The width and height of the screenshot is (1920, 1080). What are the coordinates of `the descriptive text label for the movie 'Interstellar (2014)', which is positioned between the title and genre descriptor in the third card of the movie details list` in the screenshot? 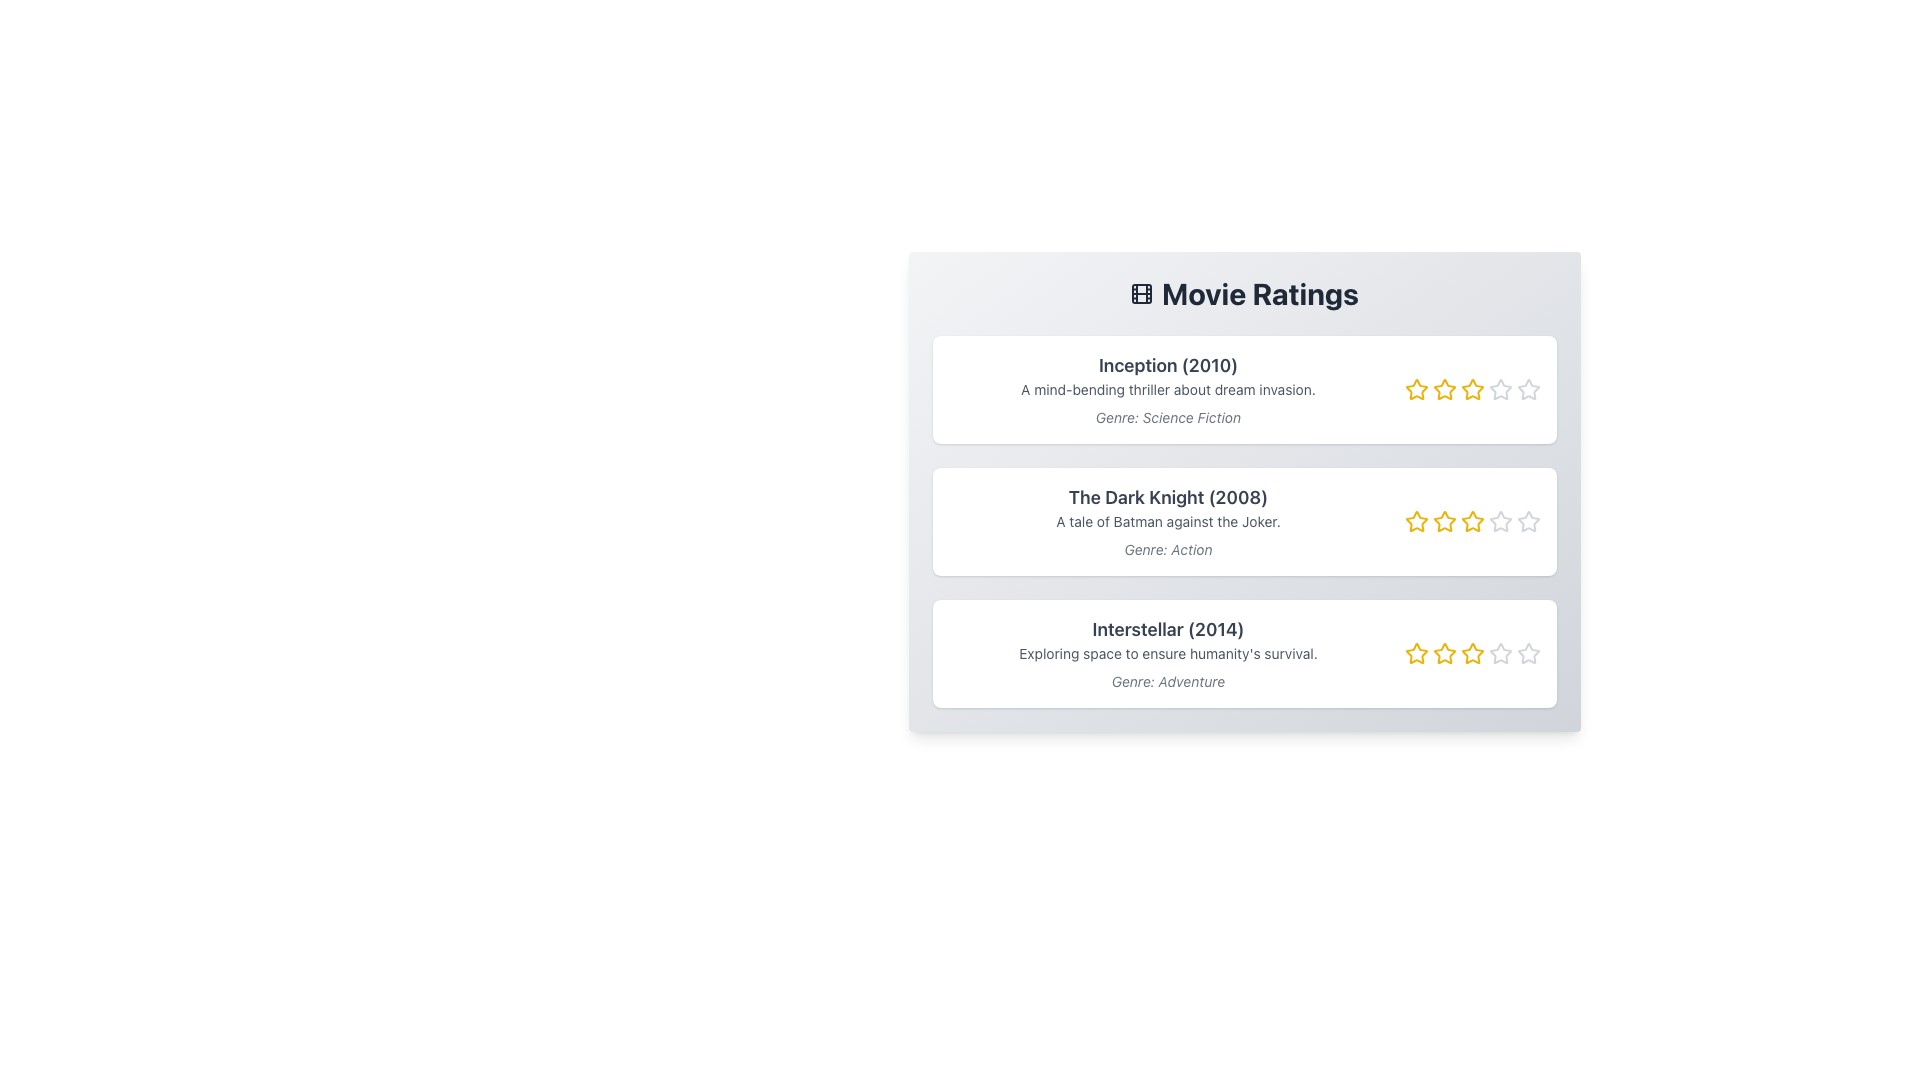 It's located at (1168, 654).